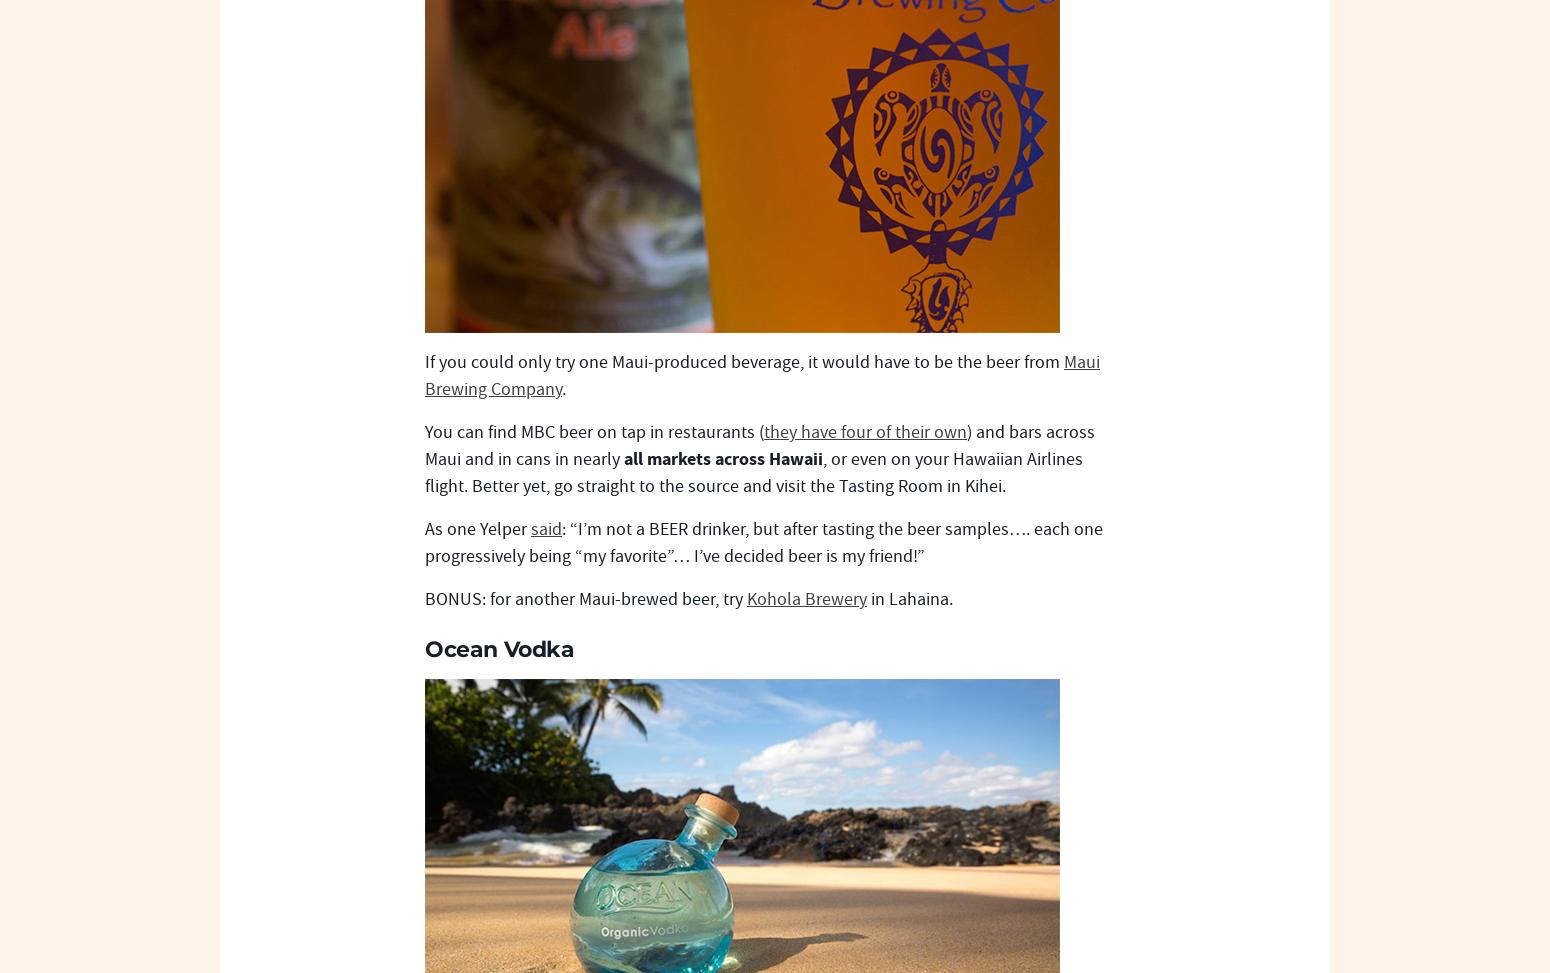 The image size is (1550, 973). Describe the element at coordinates (425, 374) in the screenshot. I see `'Maui Brewing Company'` at that location.